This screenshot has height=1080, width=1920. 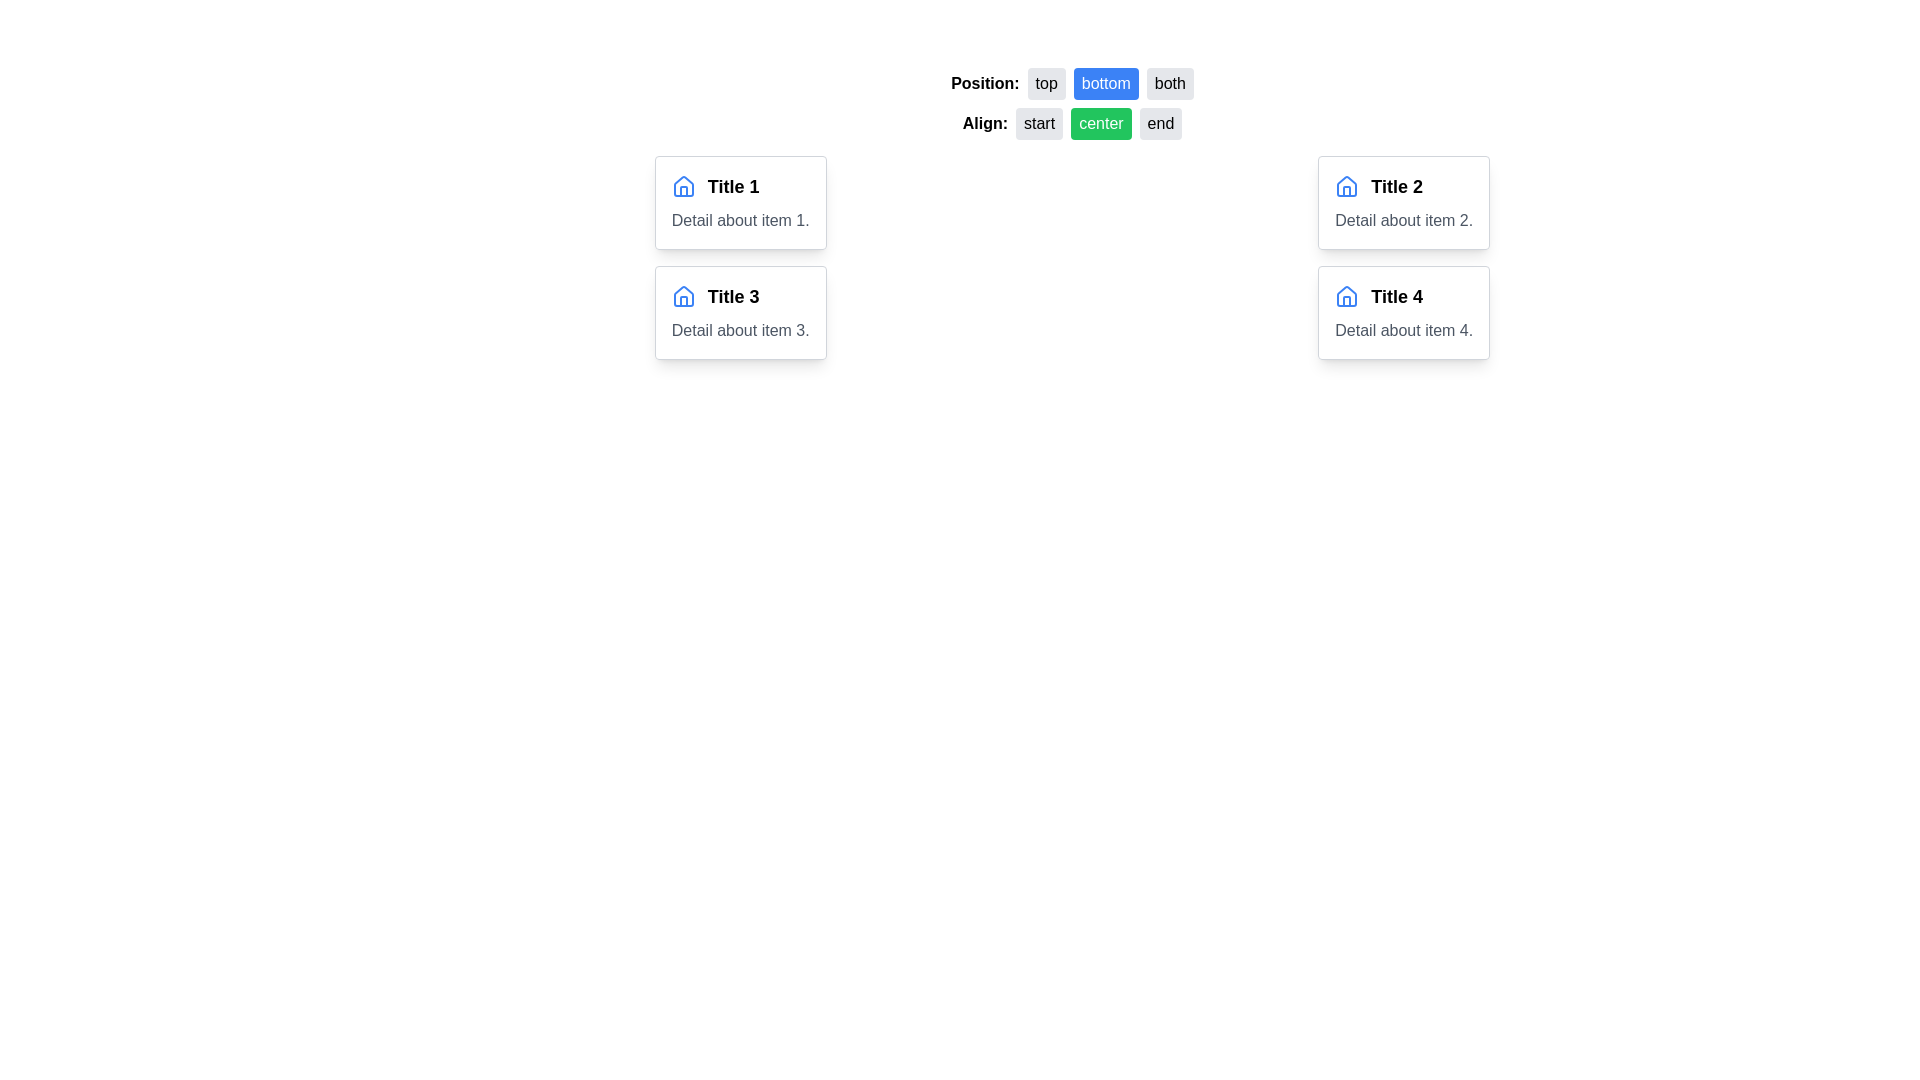 What do you see at coordinates (683, 297) in the screenshot?
I see `the house icon with a blue outline located to the left of the text label 'Title 3' within the card-like structure` at bounding box center [683, 297].